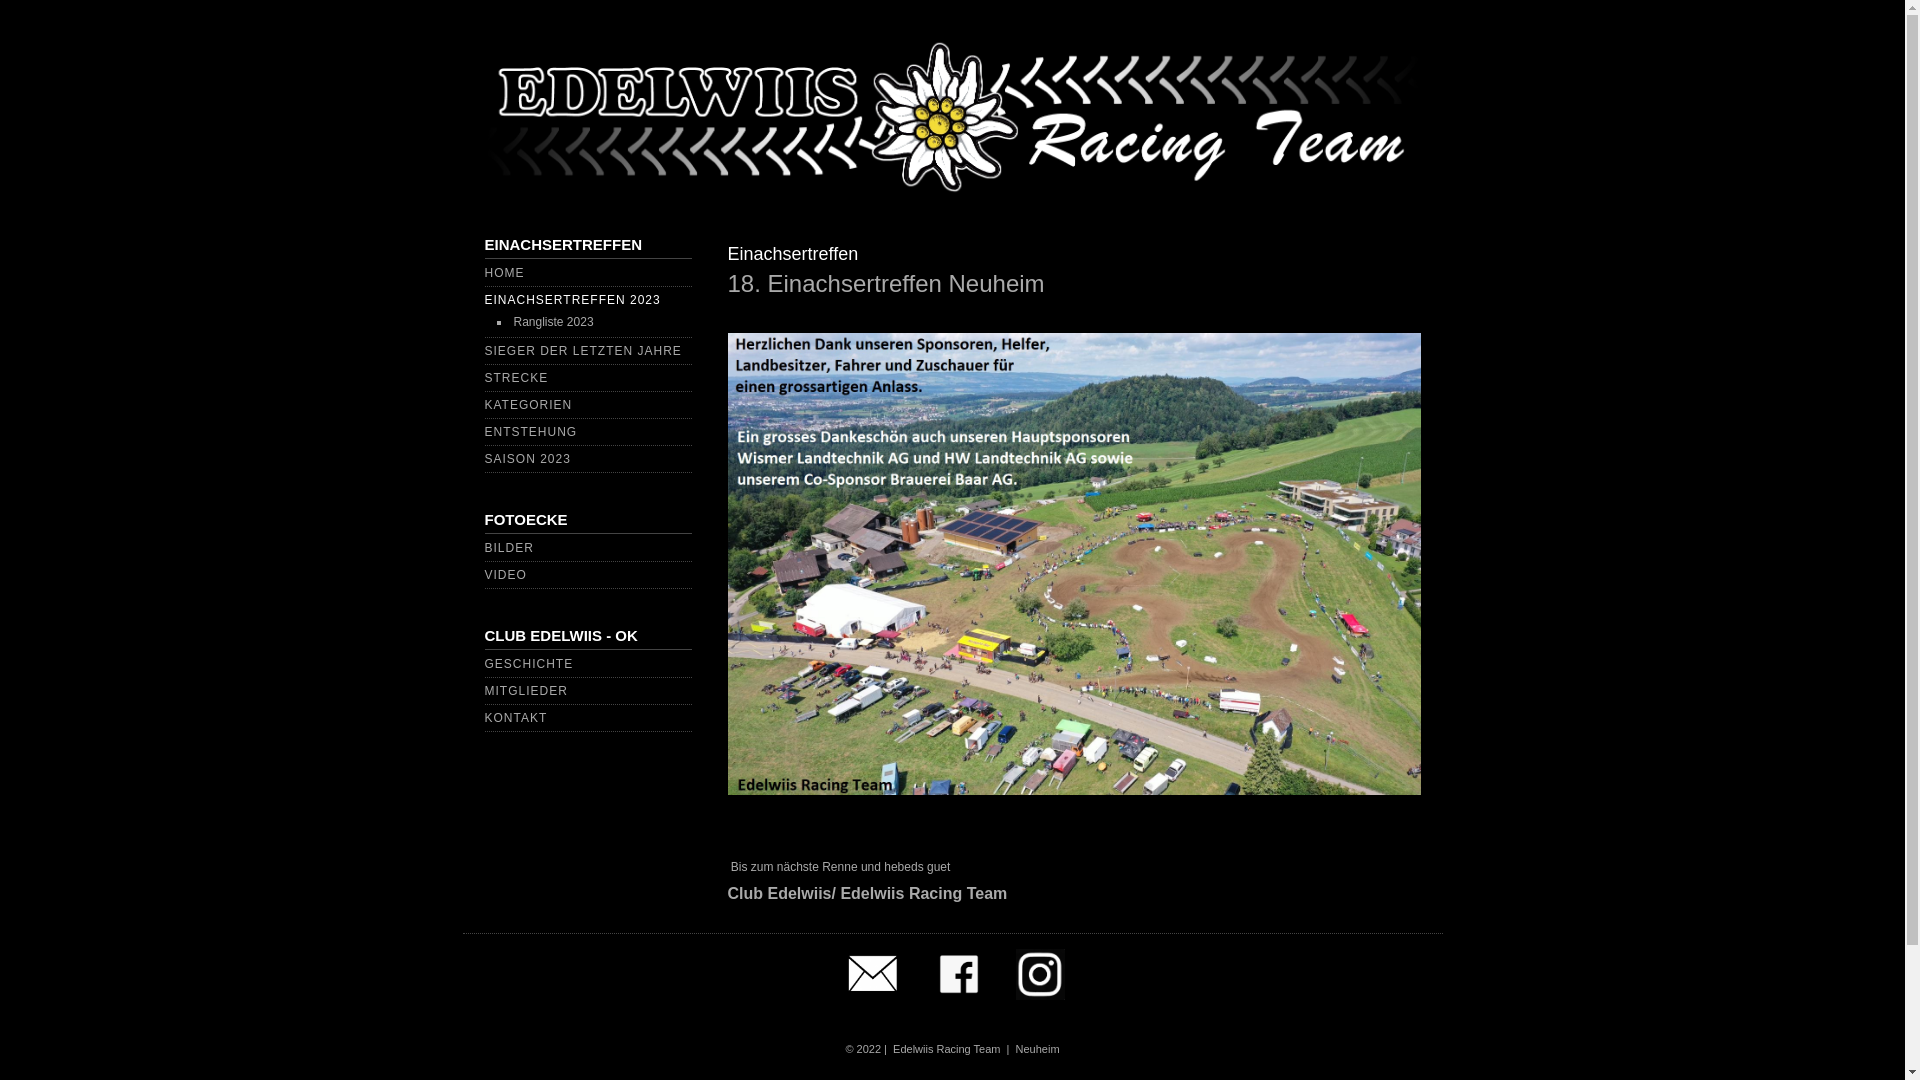  I want to click on 'EINACHSERTREFFEN 2023', so click(484, 300).